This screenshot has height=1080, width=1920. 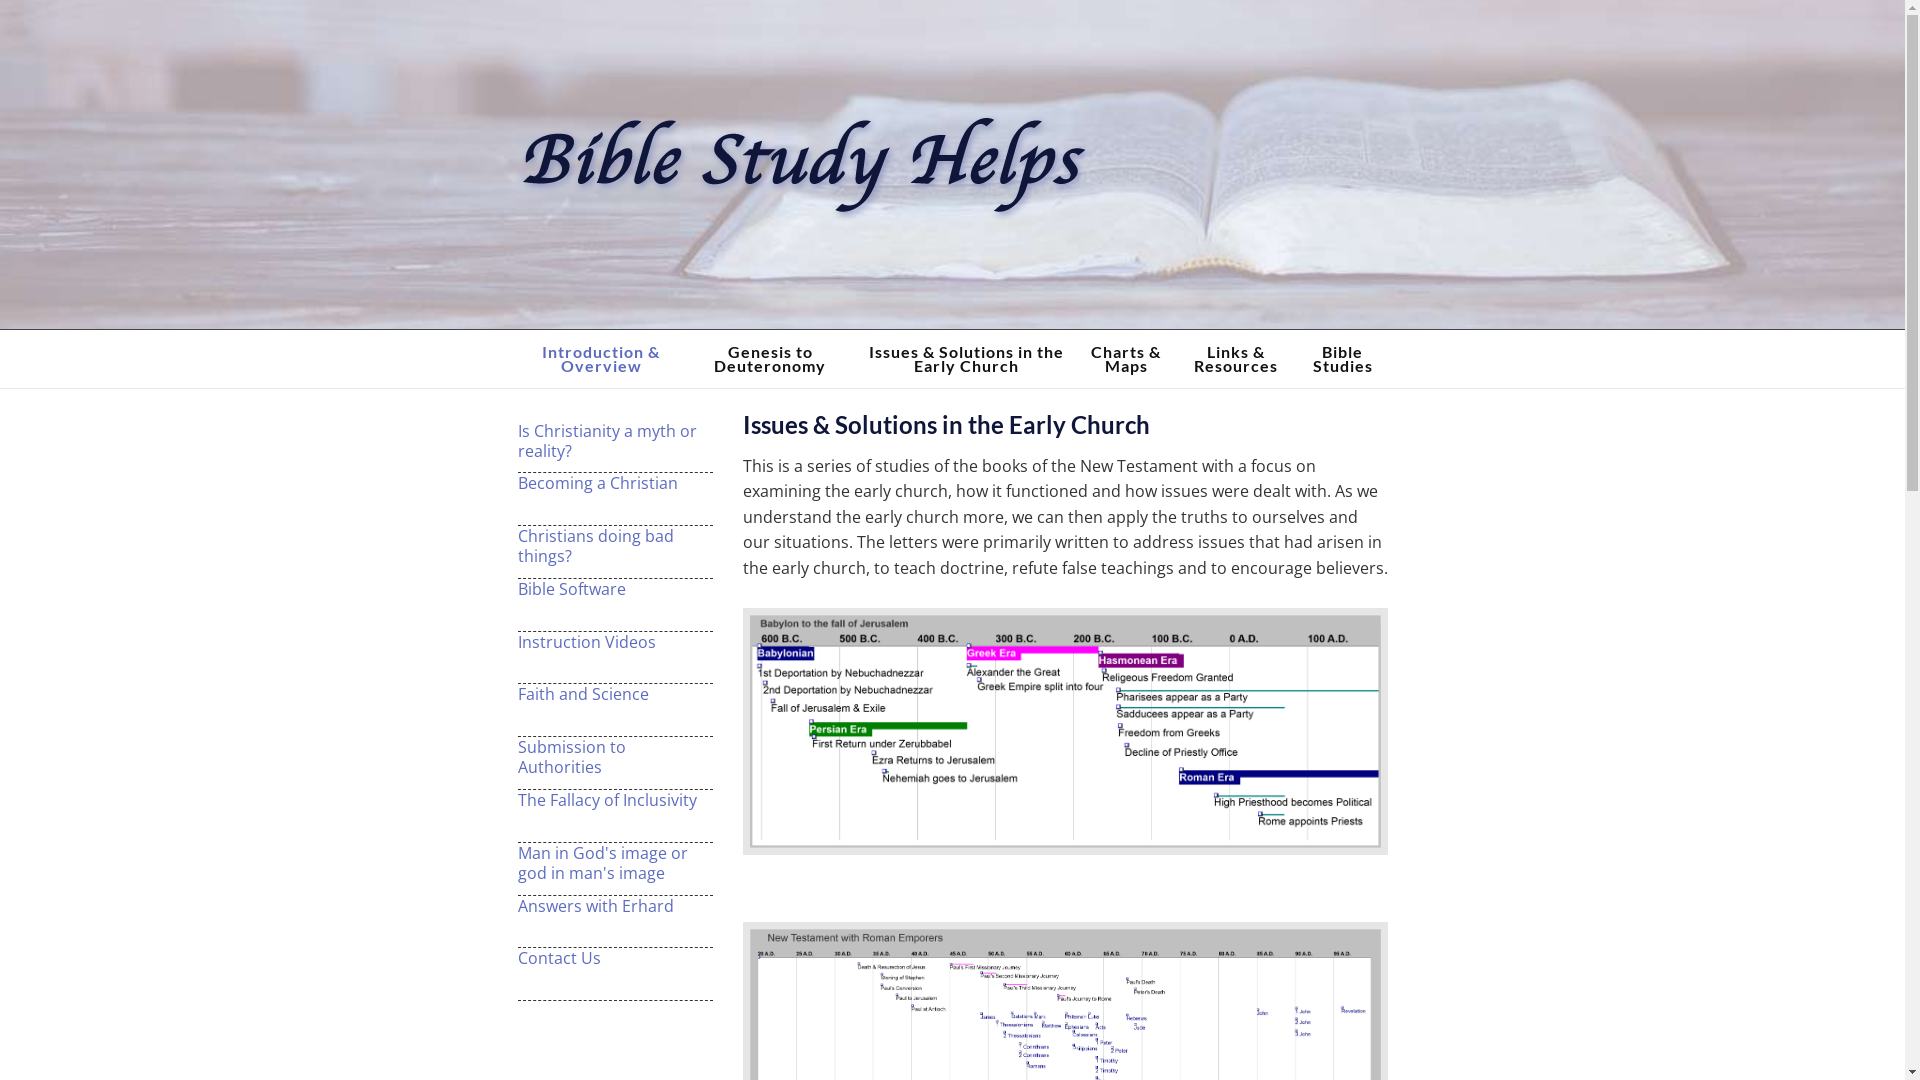 What do you see at coordinates (966, 357) in the screenshot?
I see `'Issues & Solutions in the Early Church'` at bounding box center [966, 357].